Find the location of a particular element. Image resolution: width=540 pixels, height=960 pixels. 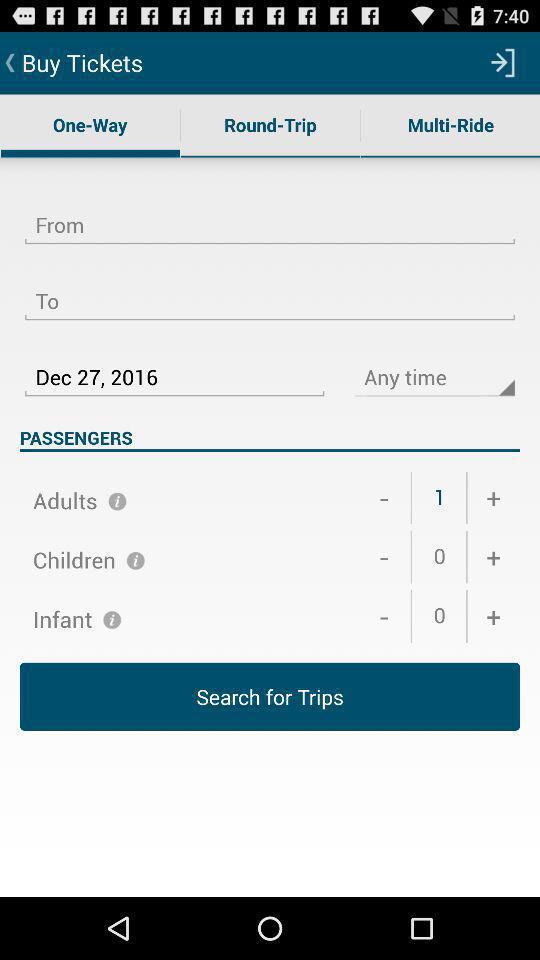

the icon below + item is located at coordinates (492, 557).